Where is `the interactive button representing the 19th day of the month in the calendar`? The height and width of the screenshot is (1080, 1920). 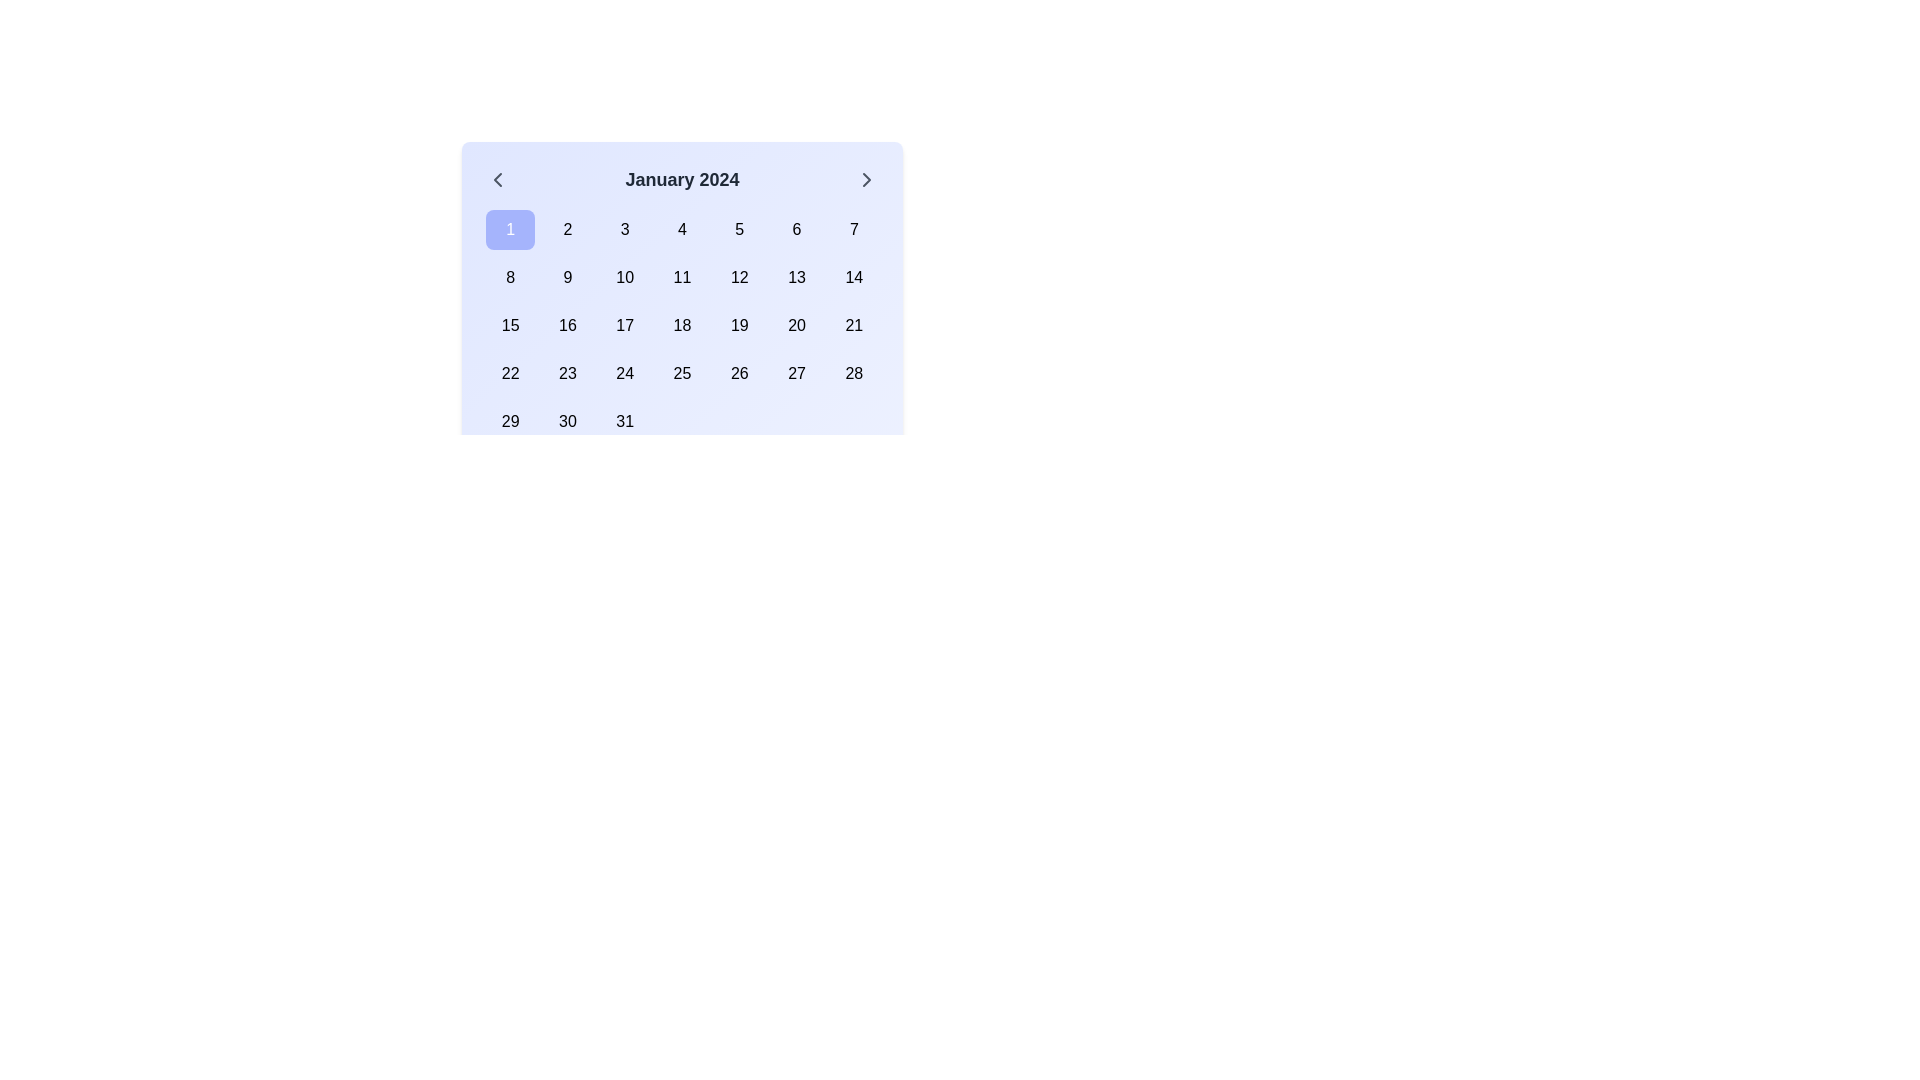
the interactive button representing the 19th day of the month in the calendar is located at coordinates (738, 325).